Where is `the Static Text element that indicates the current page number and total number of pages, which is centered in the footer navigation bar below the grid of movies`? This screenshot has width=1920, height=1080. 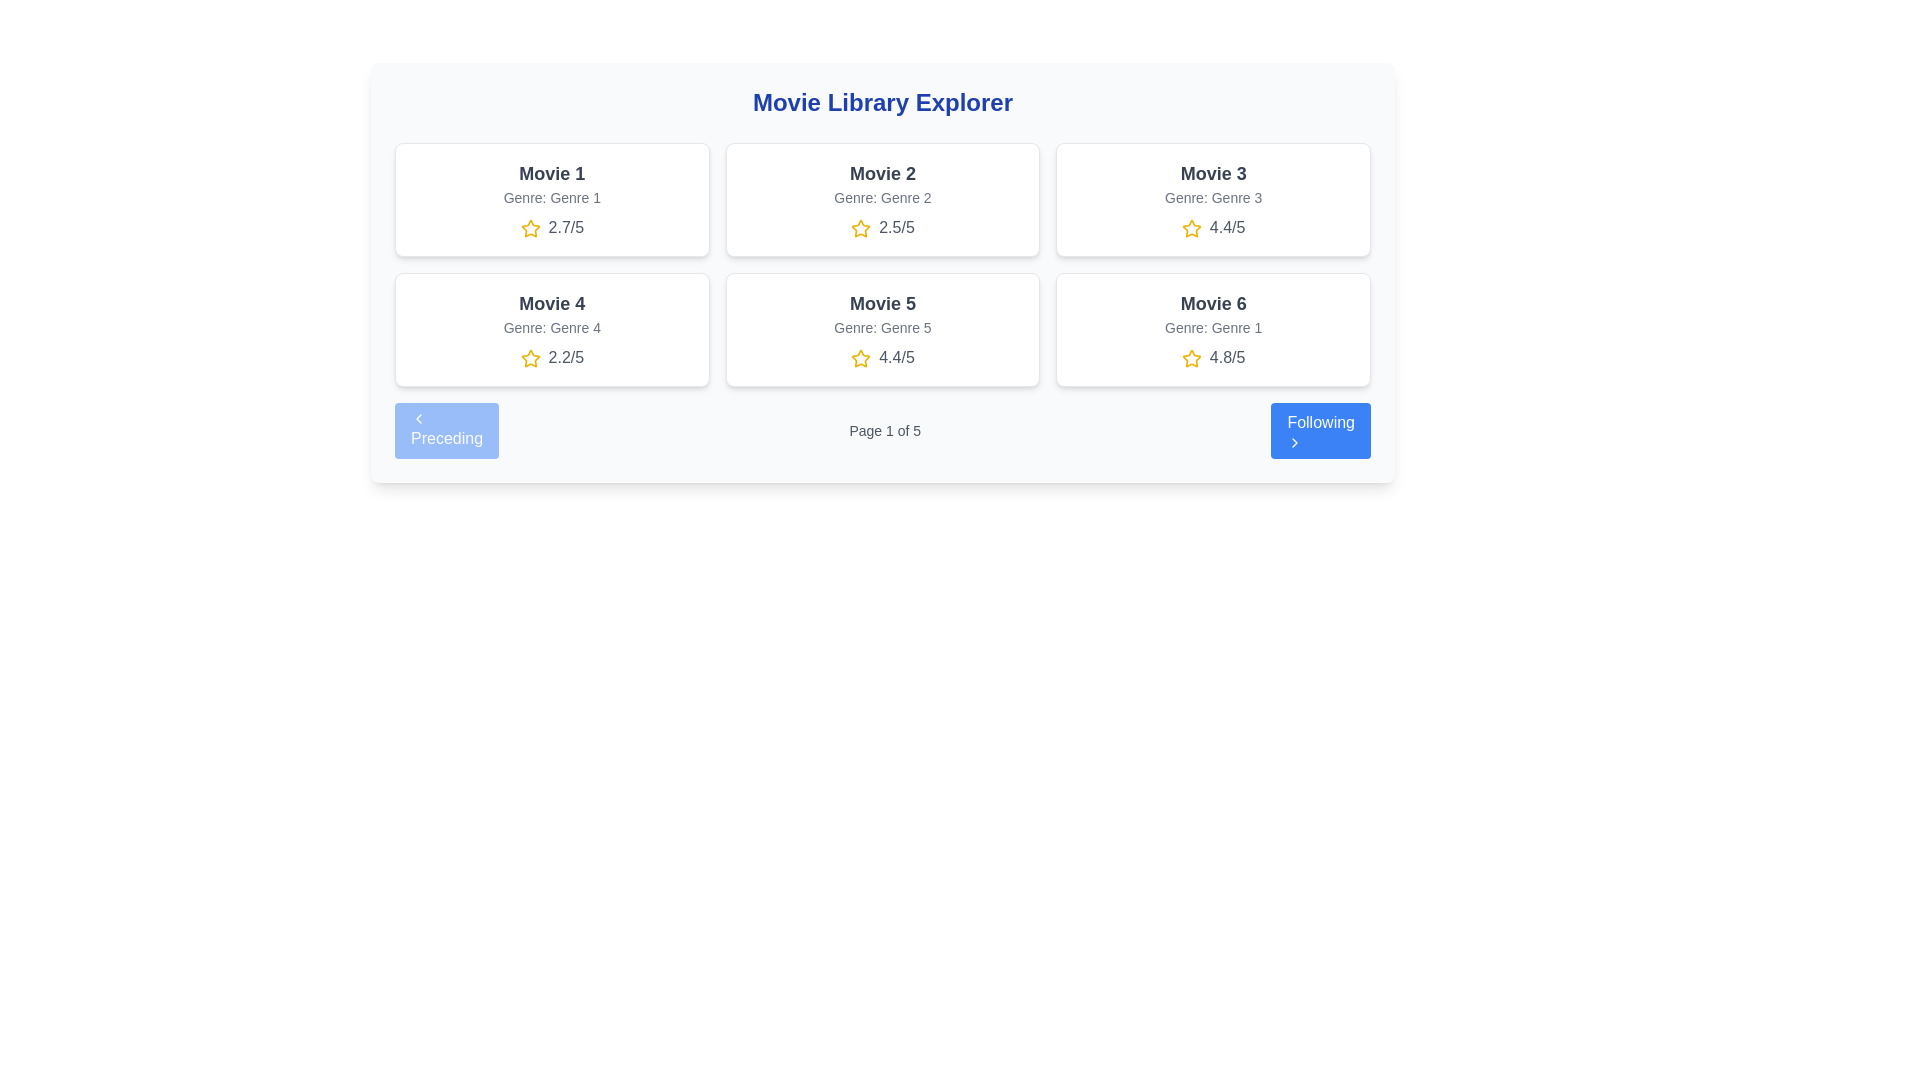 the Static Text element that indicates the current page number and total number of pages, which is centered in the footer navigation bar below the grid of movies is located at coordinates (884, 430).